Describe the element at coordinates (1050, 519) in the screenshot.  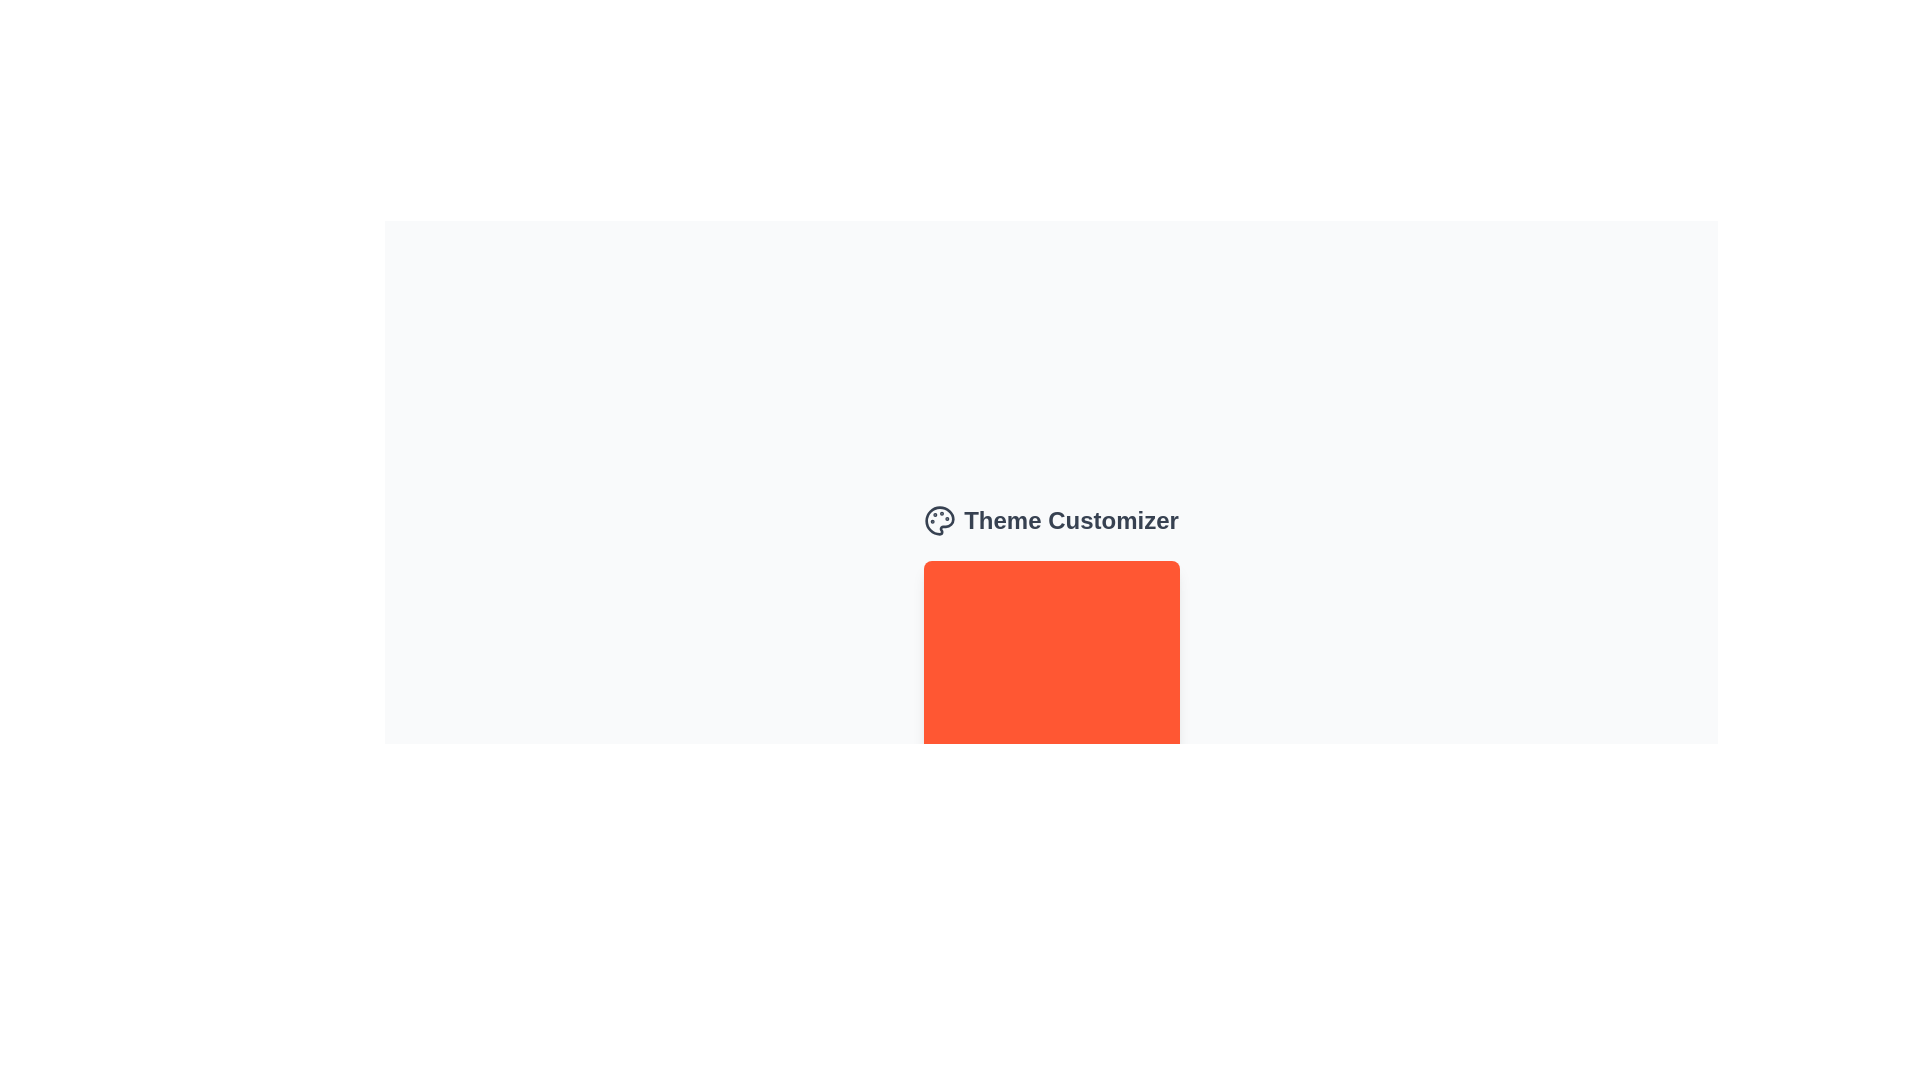
I see `'Theme Customizer' text element, which includes a palette icon, located in the upper middle section of the interface above a large orange square` at that location.